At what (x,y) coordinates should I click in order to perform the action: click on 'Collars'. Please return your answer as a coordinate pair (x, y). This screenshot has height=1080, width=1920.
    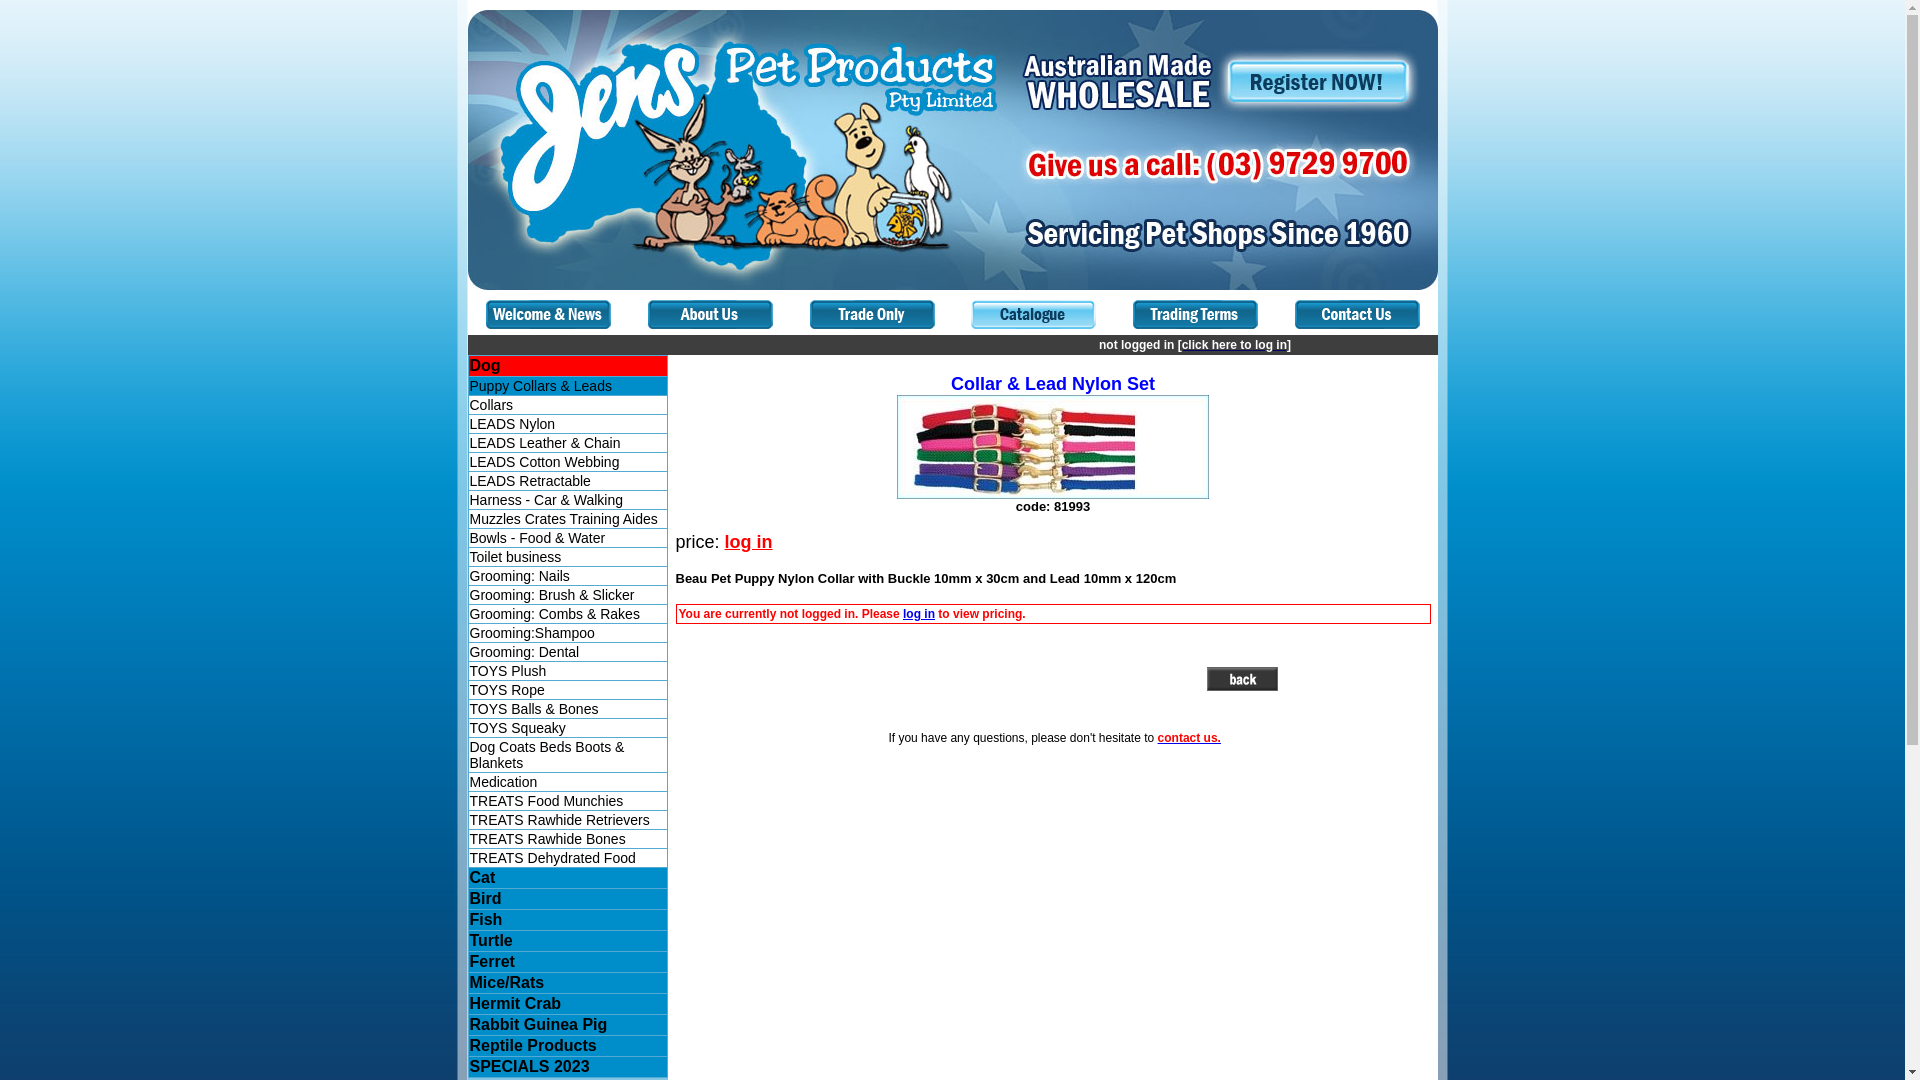
    Looking at the image, I should click on (491, 405).